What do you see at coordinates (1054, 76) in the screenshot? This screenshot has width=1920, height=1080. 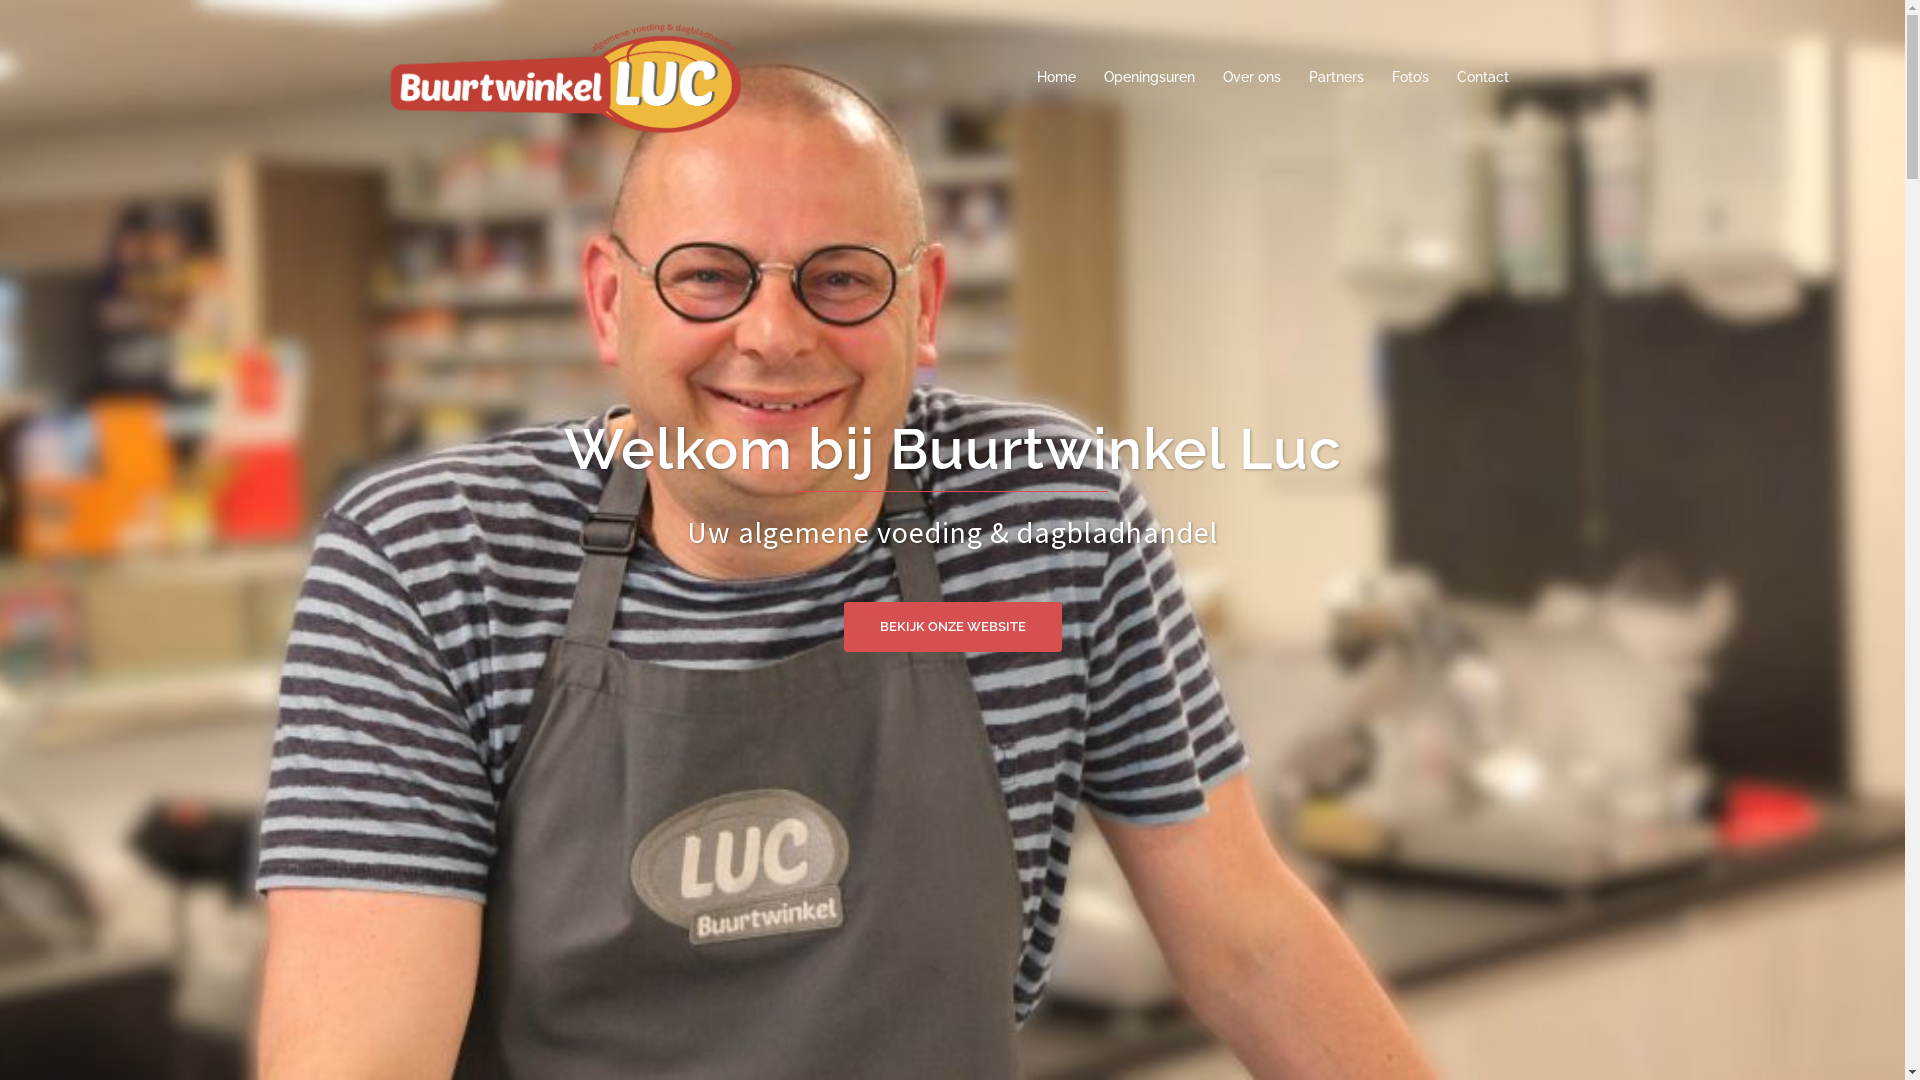 I see `'Home'` at bounding box center [1054, 76].